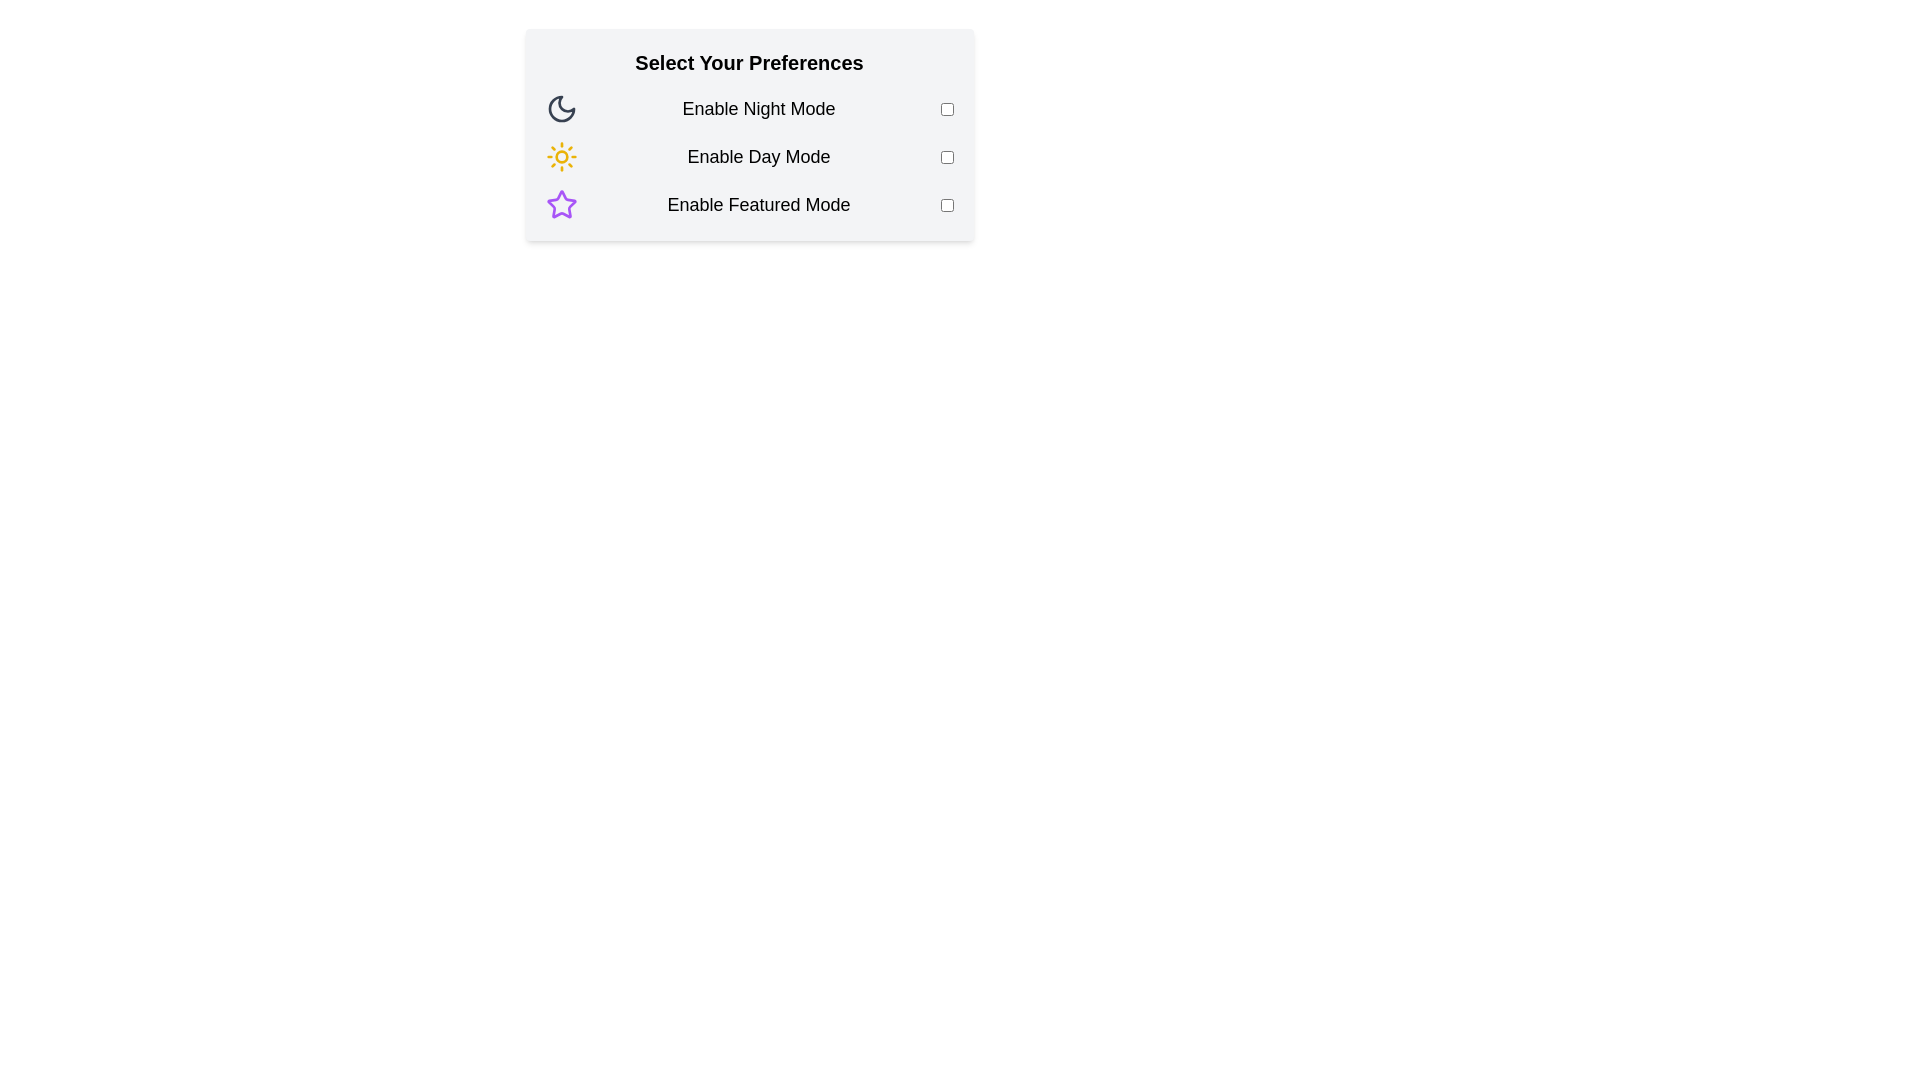 The image size is (1920, 1080). I want to click on text label indicating the purpose of the adjacent checkbox for enabling 'night mode', located in the first row of the preference options, so click(757, 108).